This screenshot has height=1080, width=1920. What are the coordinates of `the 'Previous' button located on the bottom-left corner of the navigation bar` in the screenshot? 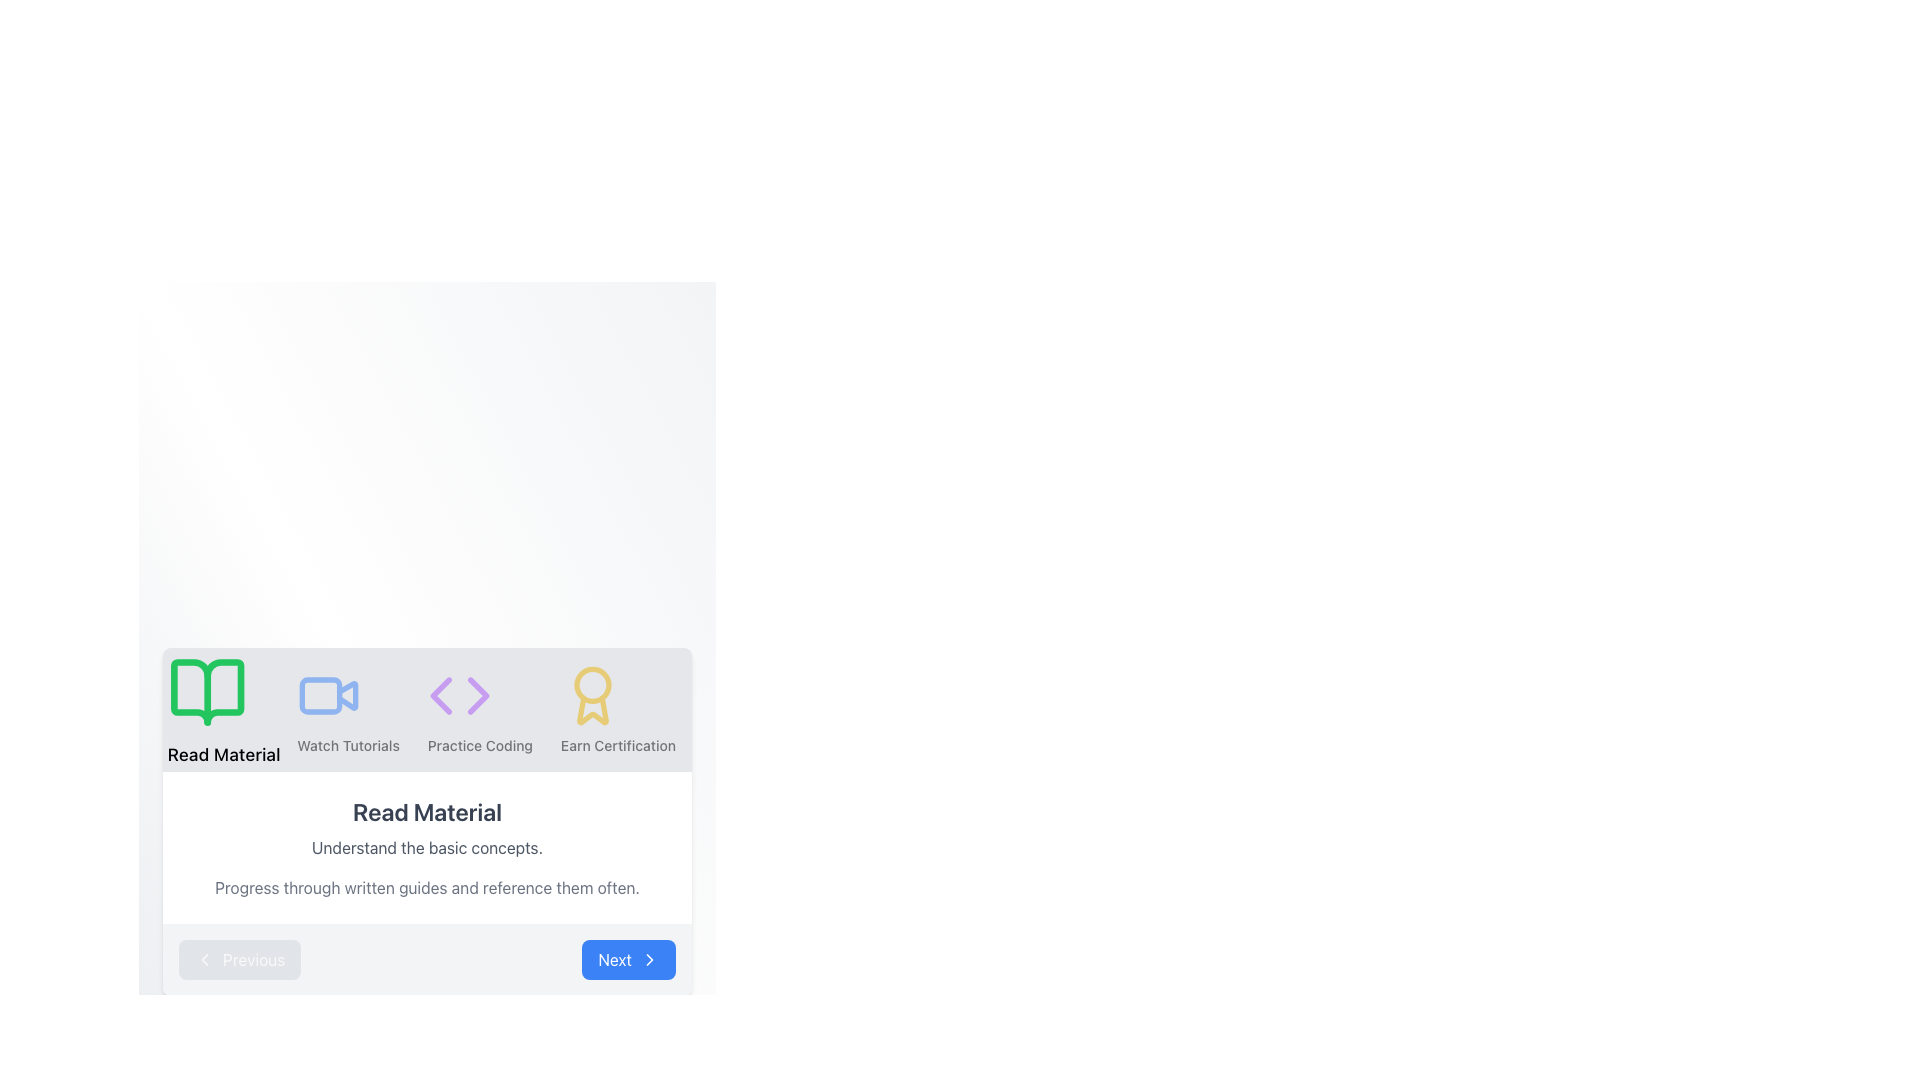 It's located at (240, 959).